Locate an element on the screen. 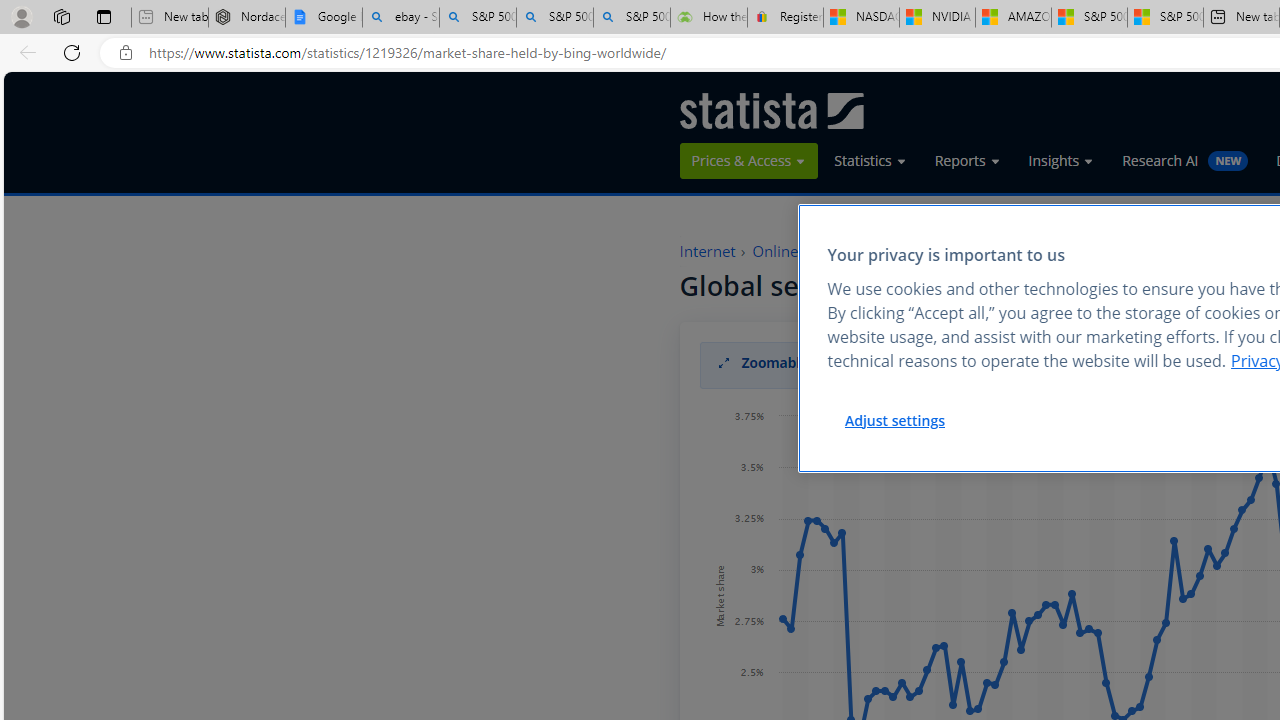 Image resolution: width=1280 pixels, height=720 pixels. 'Statistics' is located at coordinates (870, 160).